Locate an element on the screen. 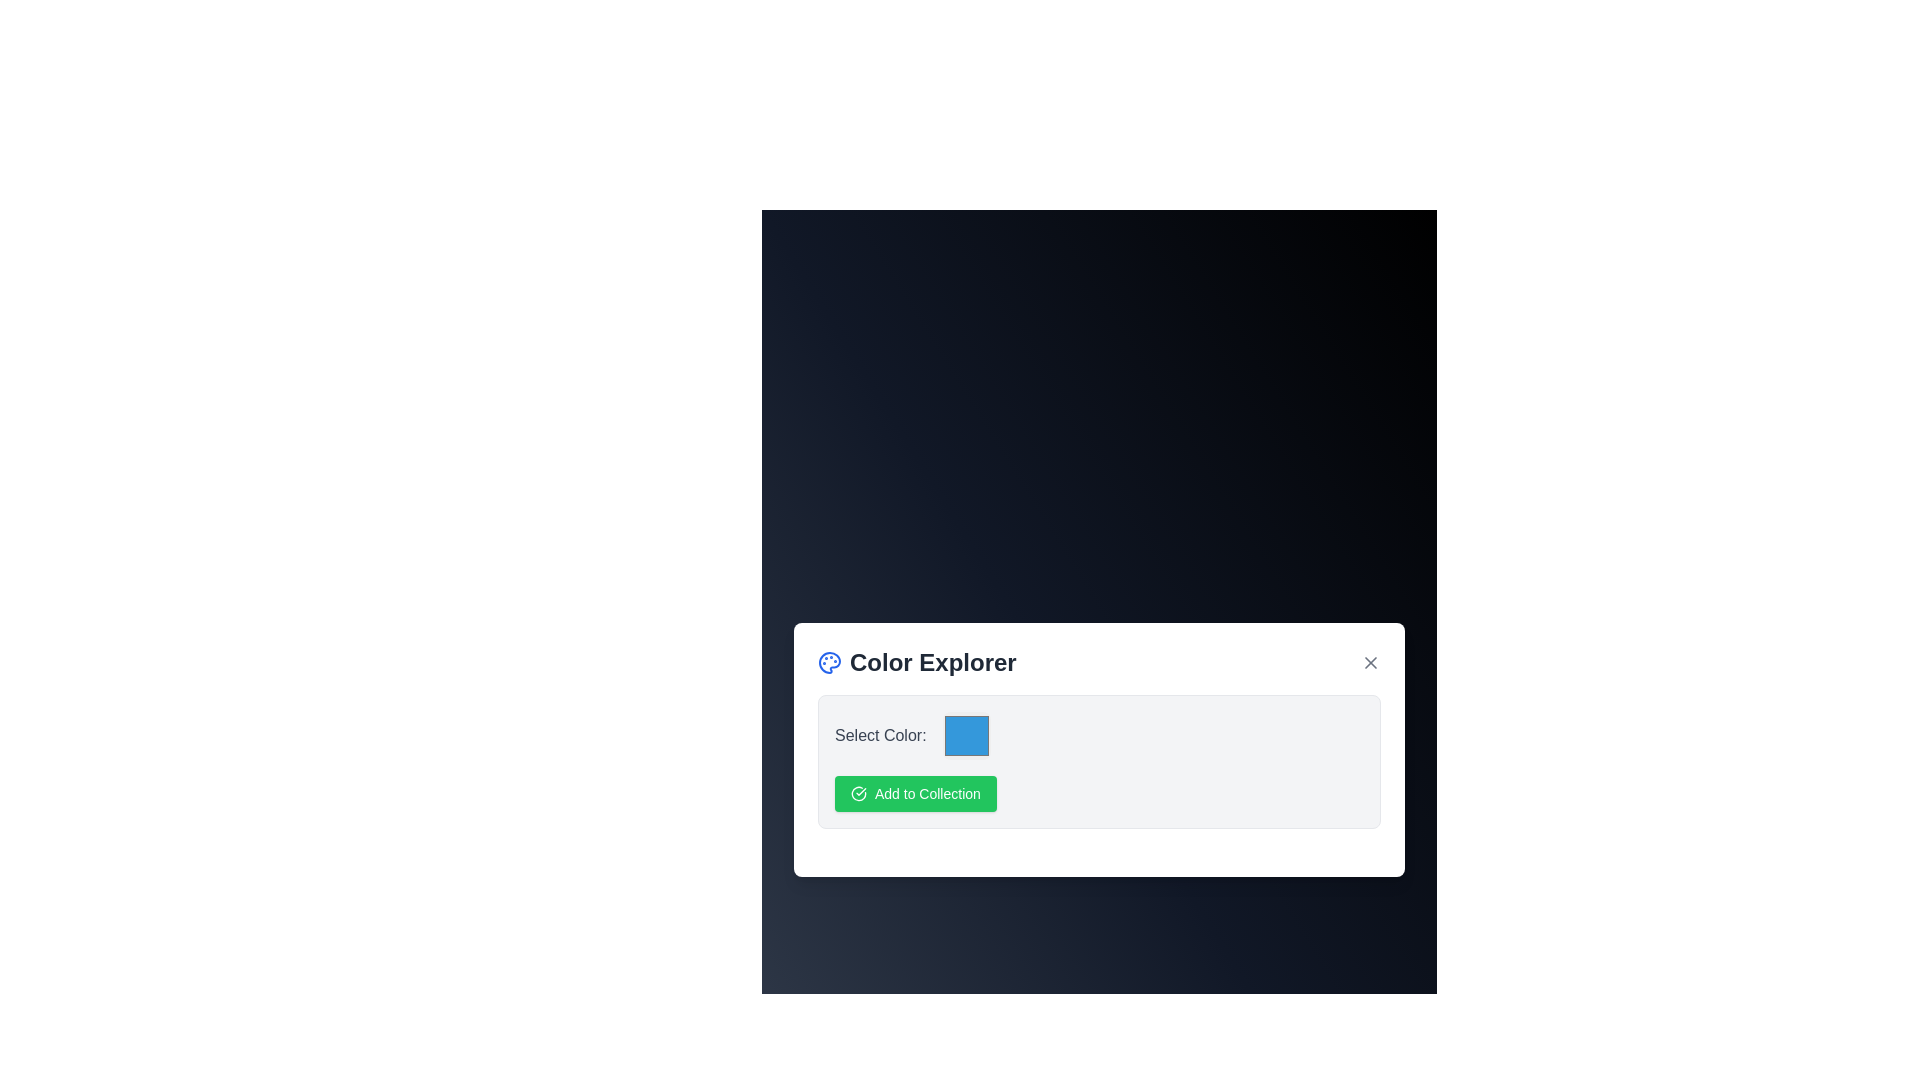 This screenshot has height=1080, width=1920. the 'What this Text' header element that indicates the section pertains to exploring colors, located at the top center of the dialog box is located at coordinates (916, 663).